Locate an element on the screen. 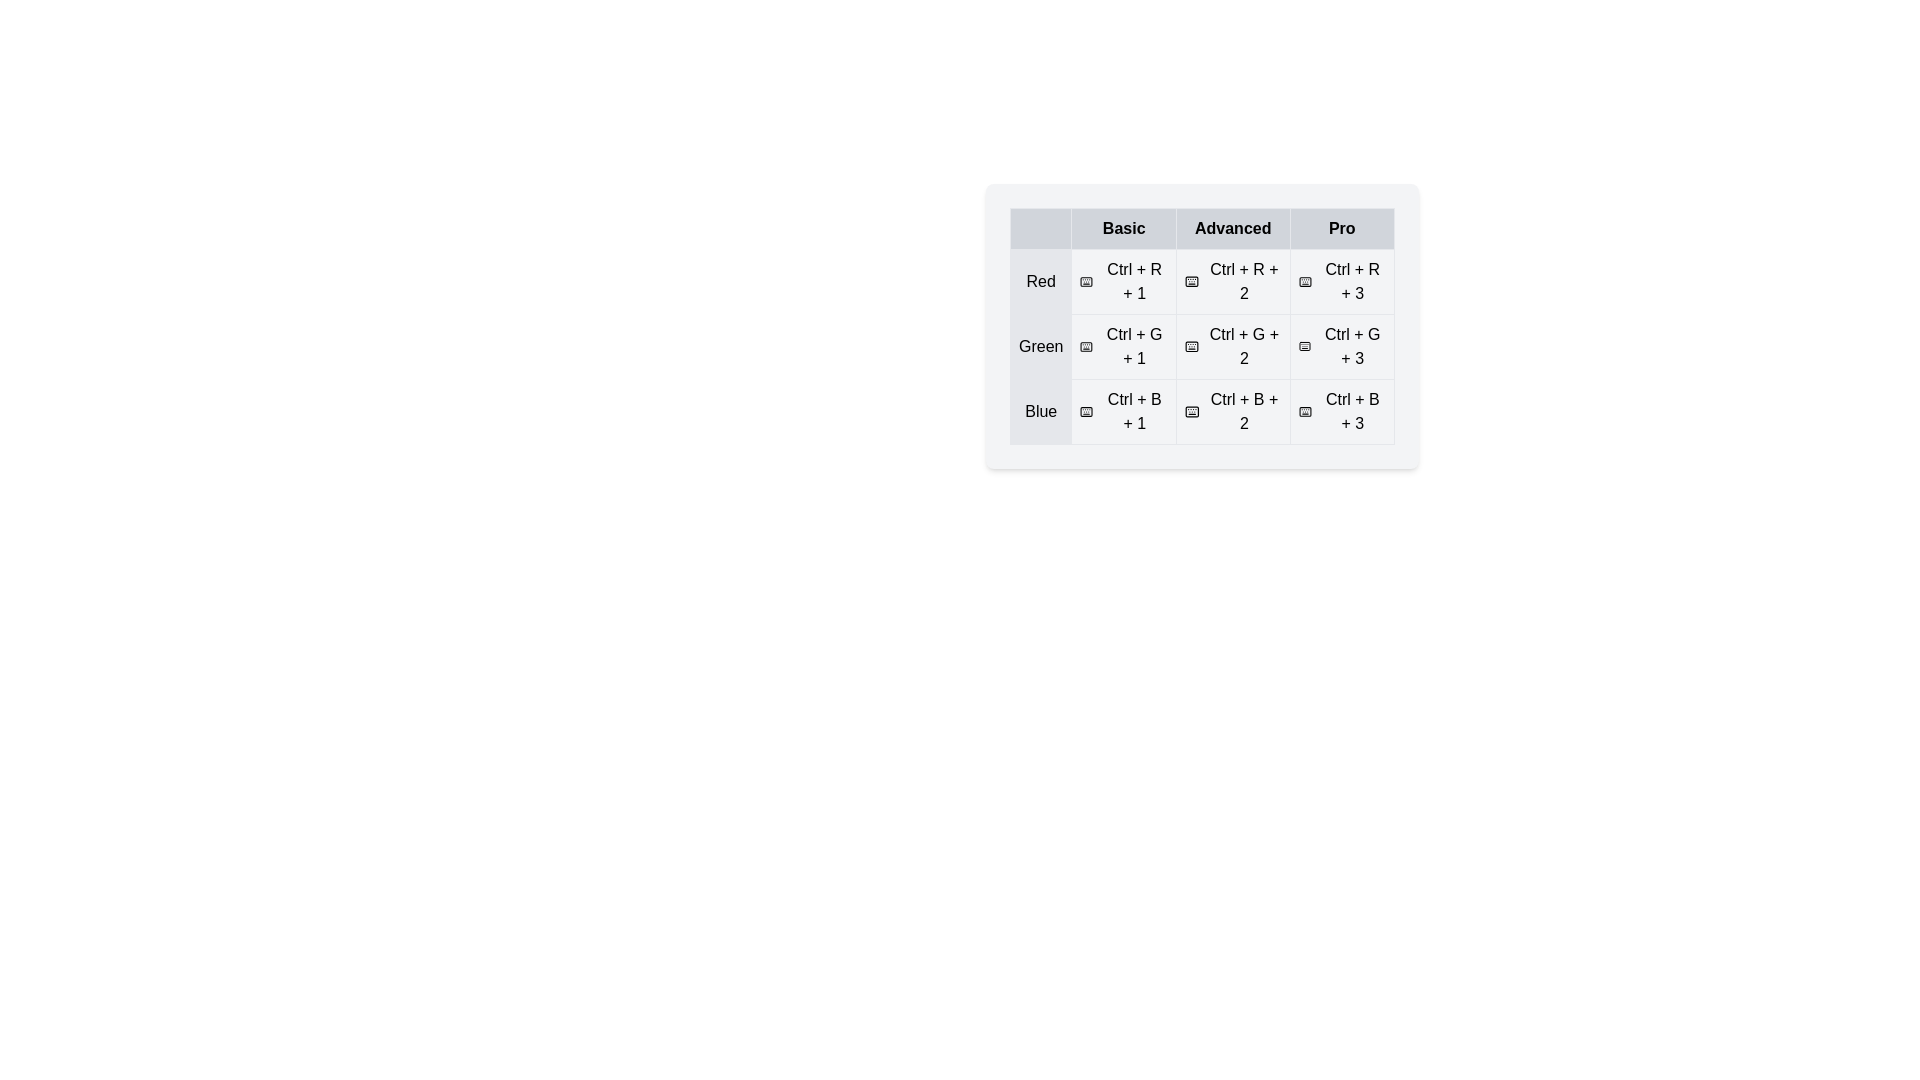  the small keyboard icon, which is an outlined vector graphic located in the second row and second column of the table under the 'Advanced' heading and beside the 'Red' label is located at coordinates (1192, 281).